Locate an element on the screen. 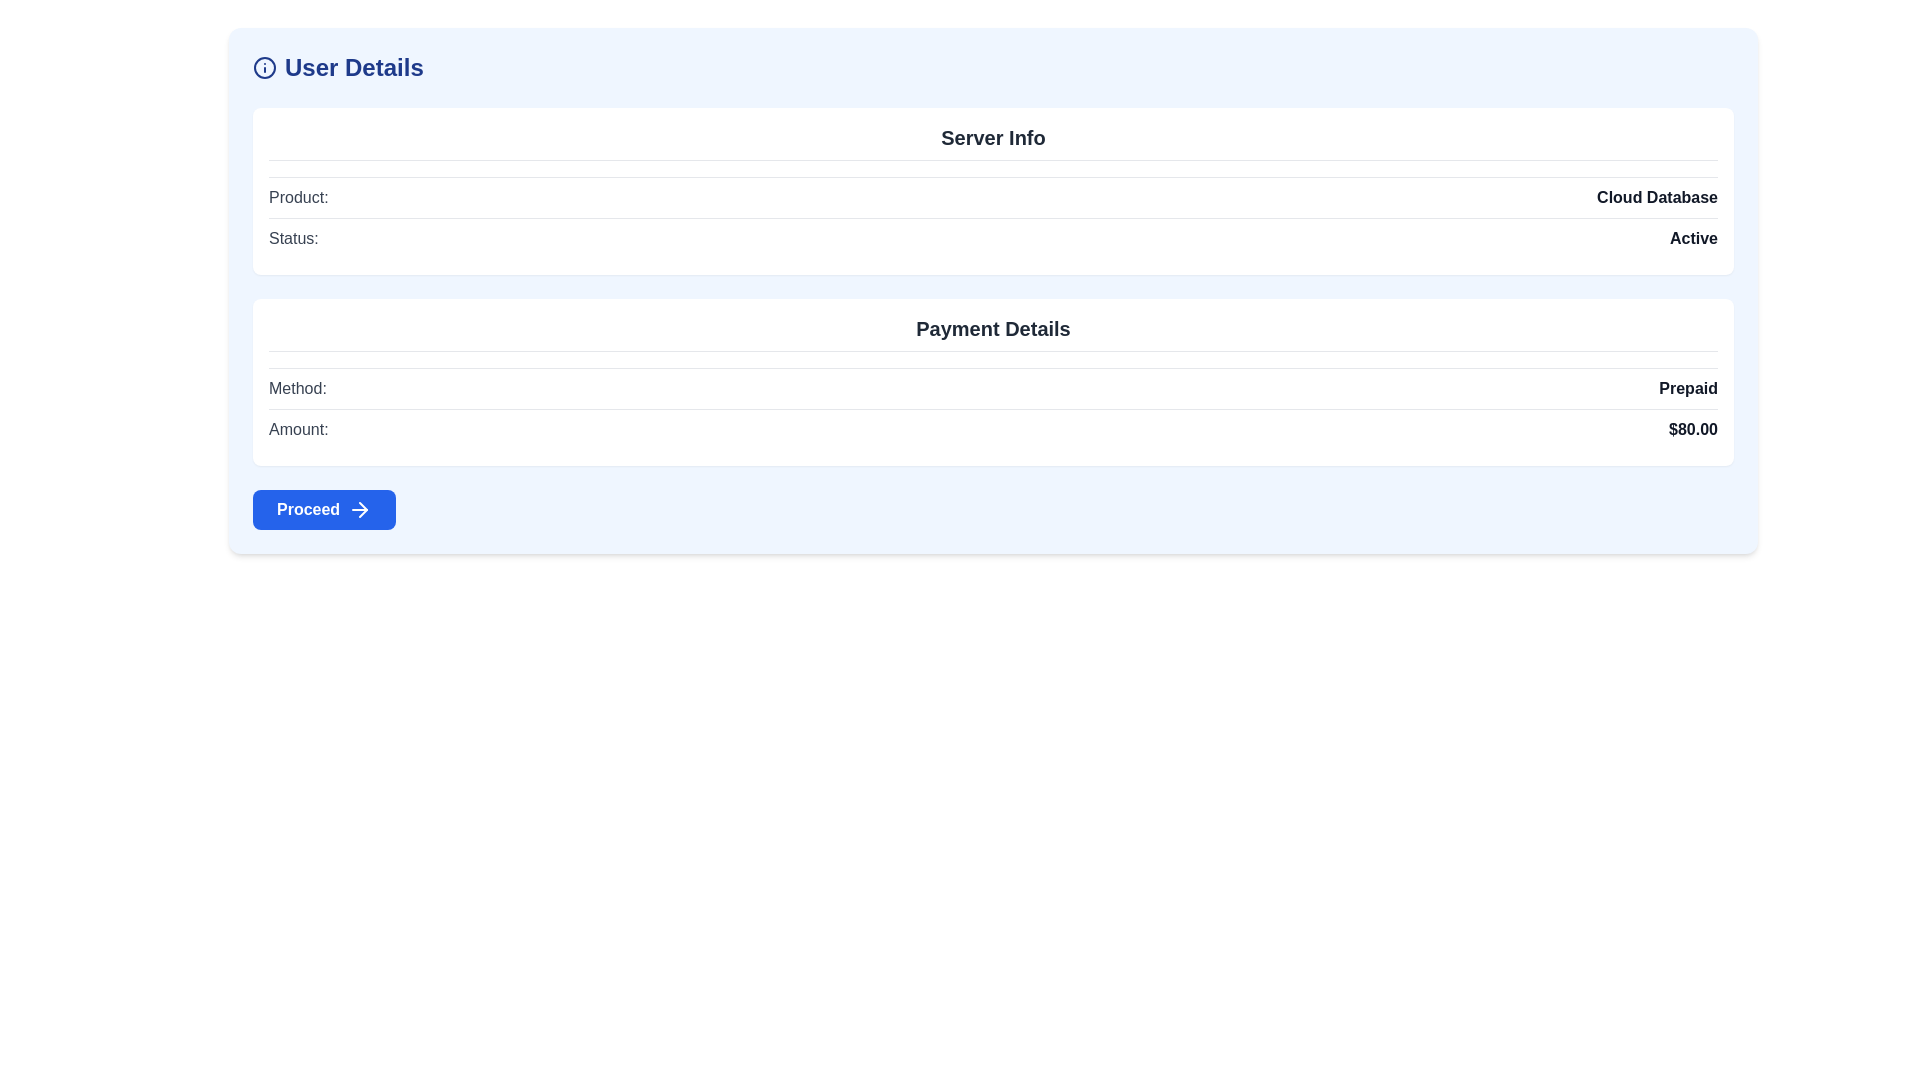 The height and width of the screenshot is (1080, 1920). the static text indicating the current status of an associated entity or service, which is located to the right of the 'Status:' label is located at coordinates (1693, 238).